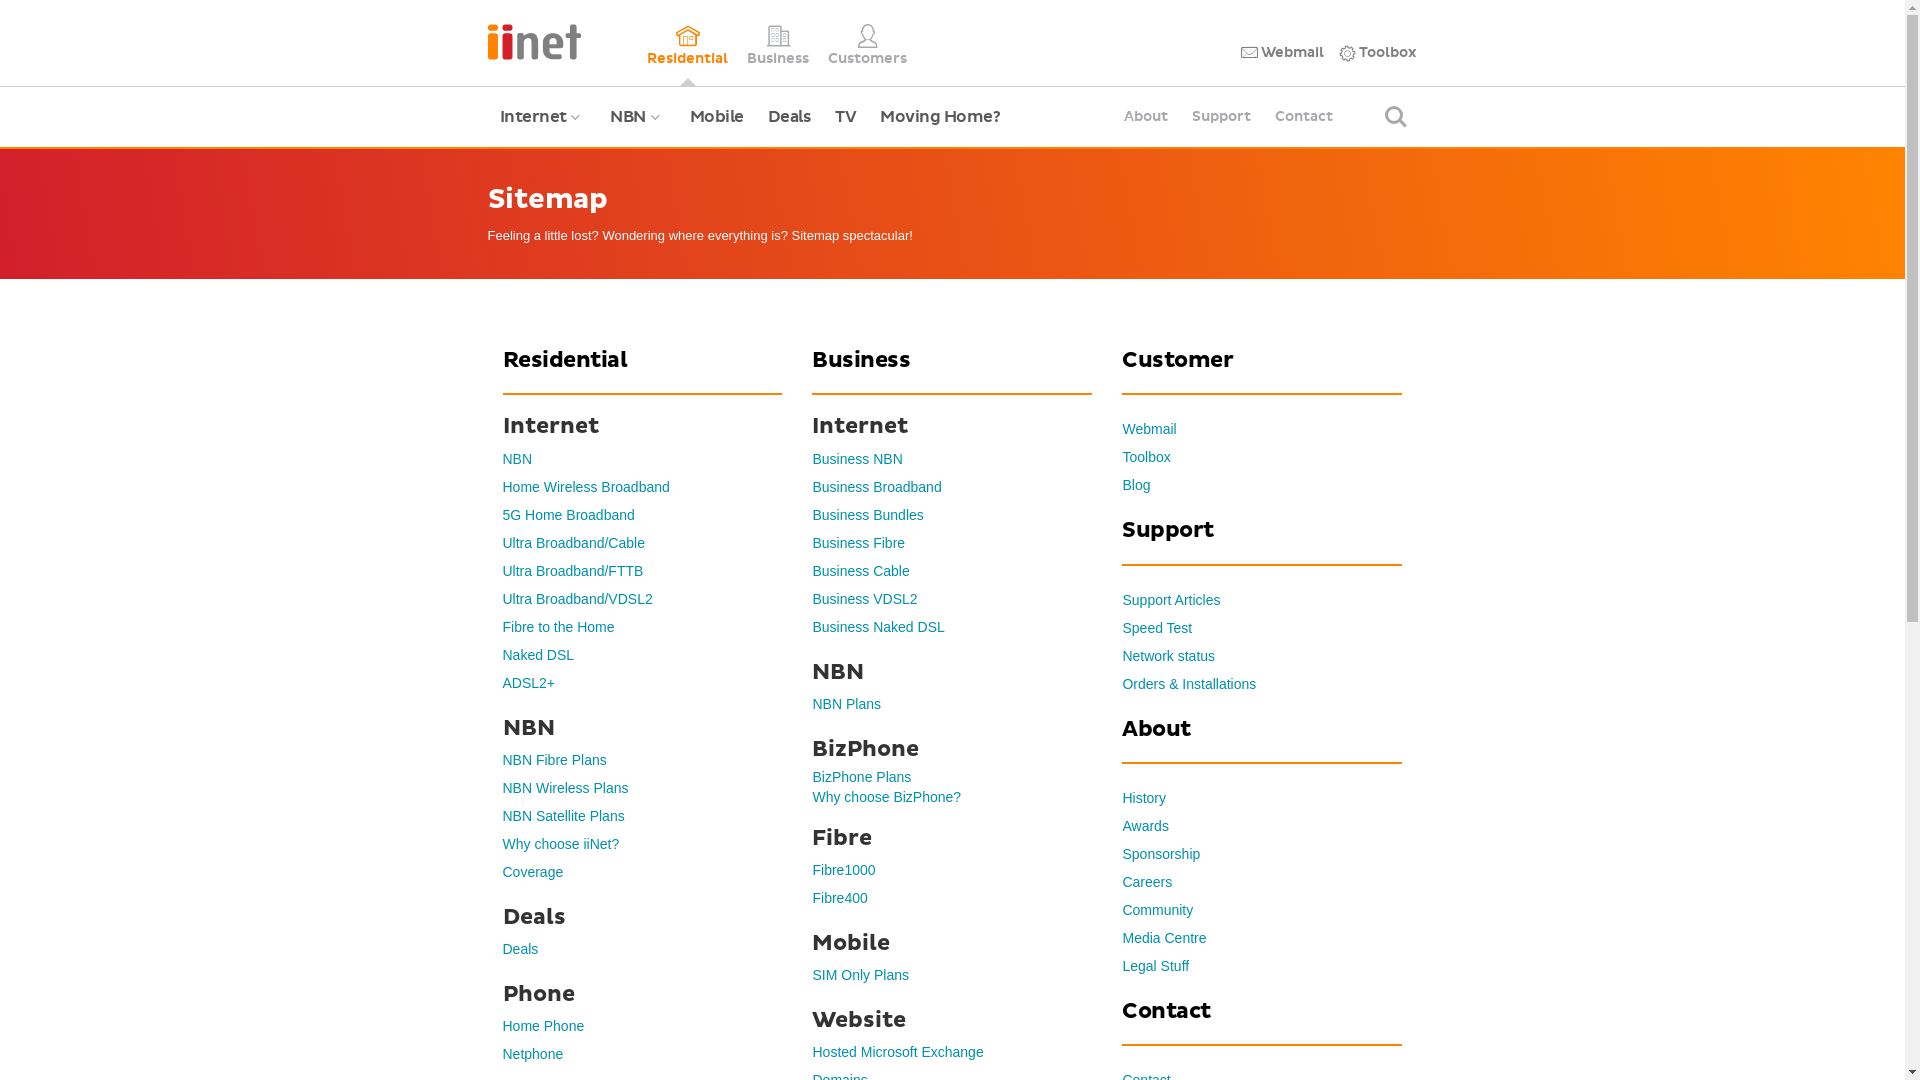 This screenshot has height=1080, width=1920. I want to click on 'Customers', so click(867, 42).